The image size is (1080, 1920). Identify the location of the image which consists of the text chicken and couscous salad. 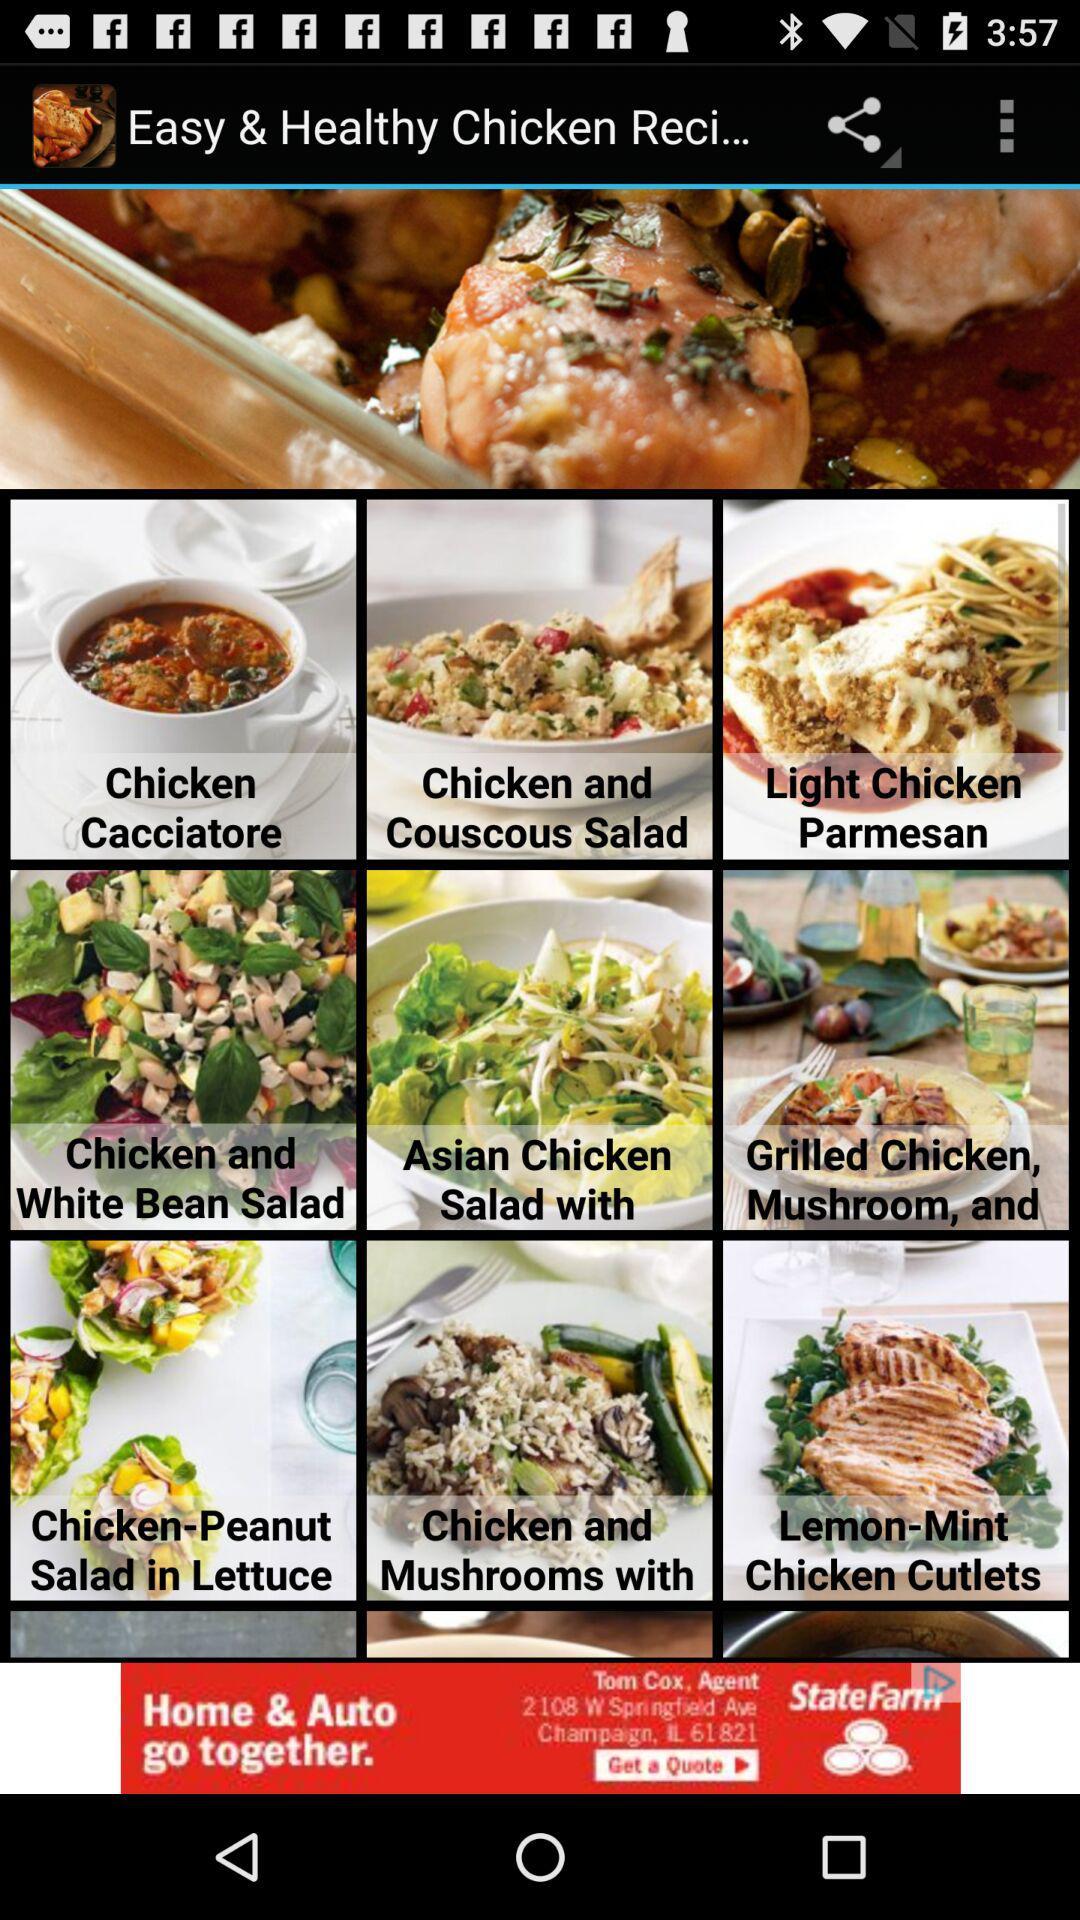
(540, 680).